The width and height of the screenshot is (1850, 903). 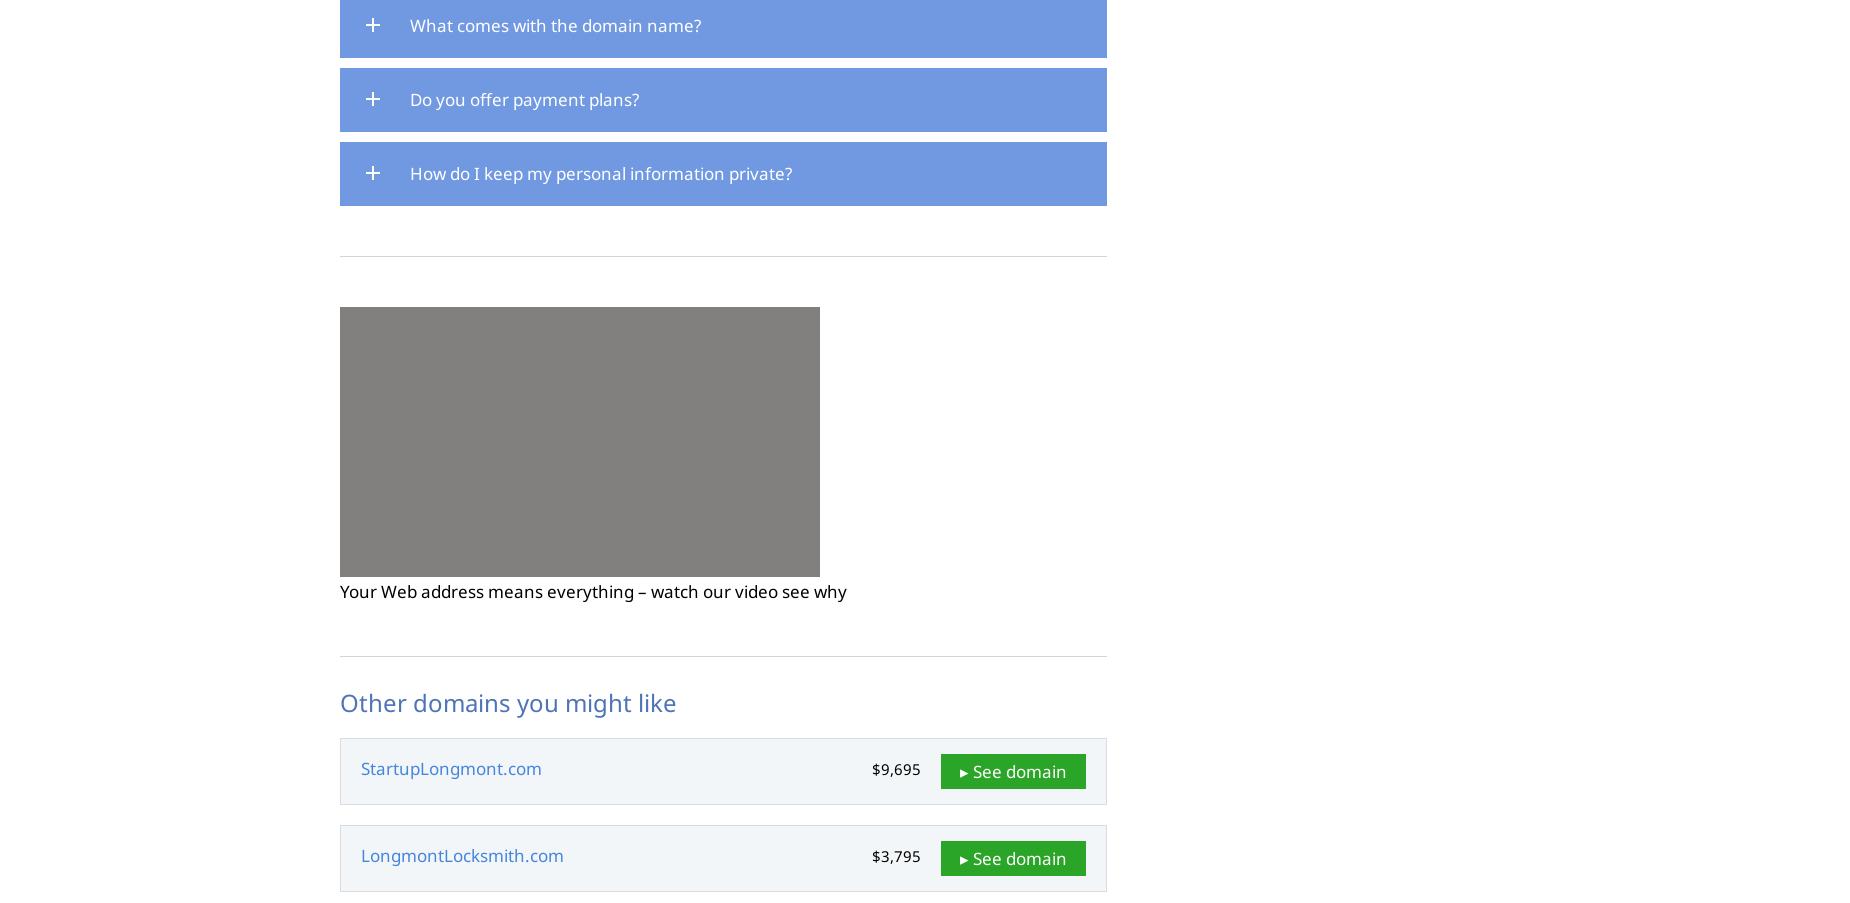 What do you see at coordinates (896, 856) in the screenshot?
I see `'$3,795'` at bounding box center [896, 856].